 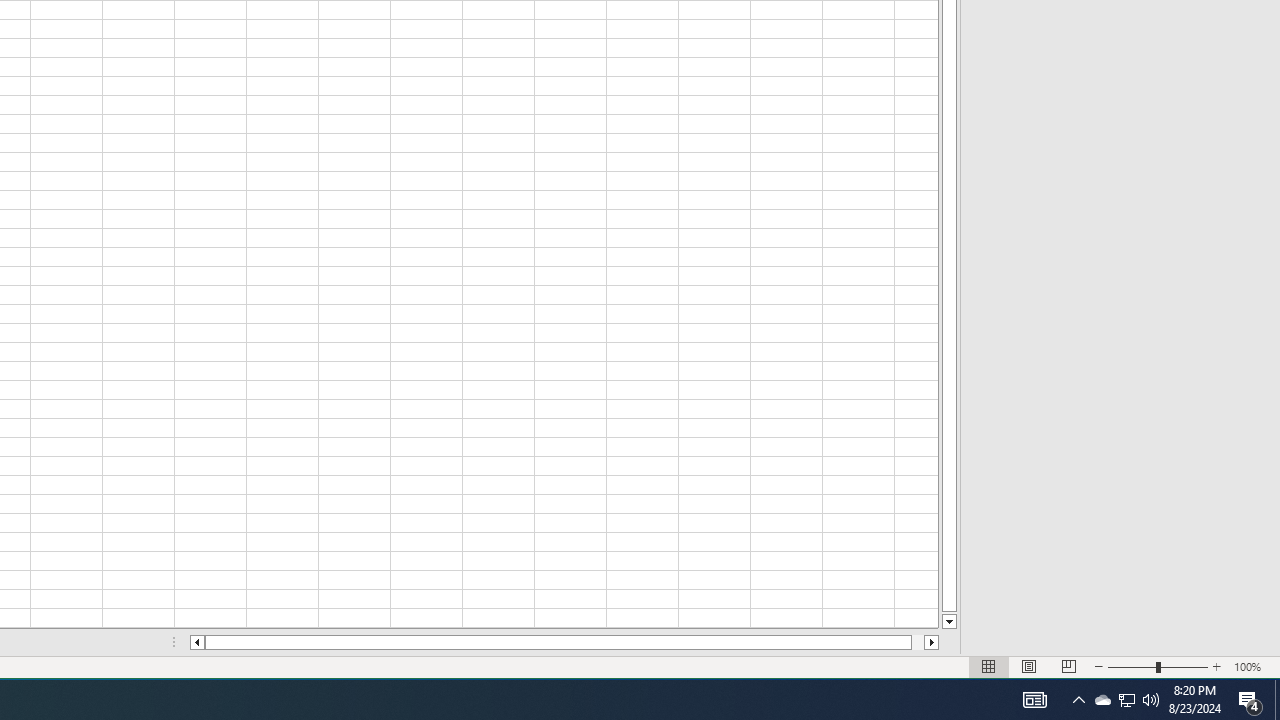 I want to click on 'Class: NetUIScrollBar', so click(x=563, y=642).